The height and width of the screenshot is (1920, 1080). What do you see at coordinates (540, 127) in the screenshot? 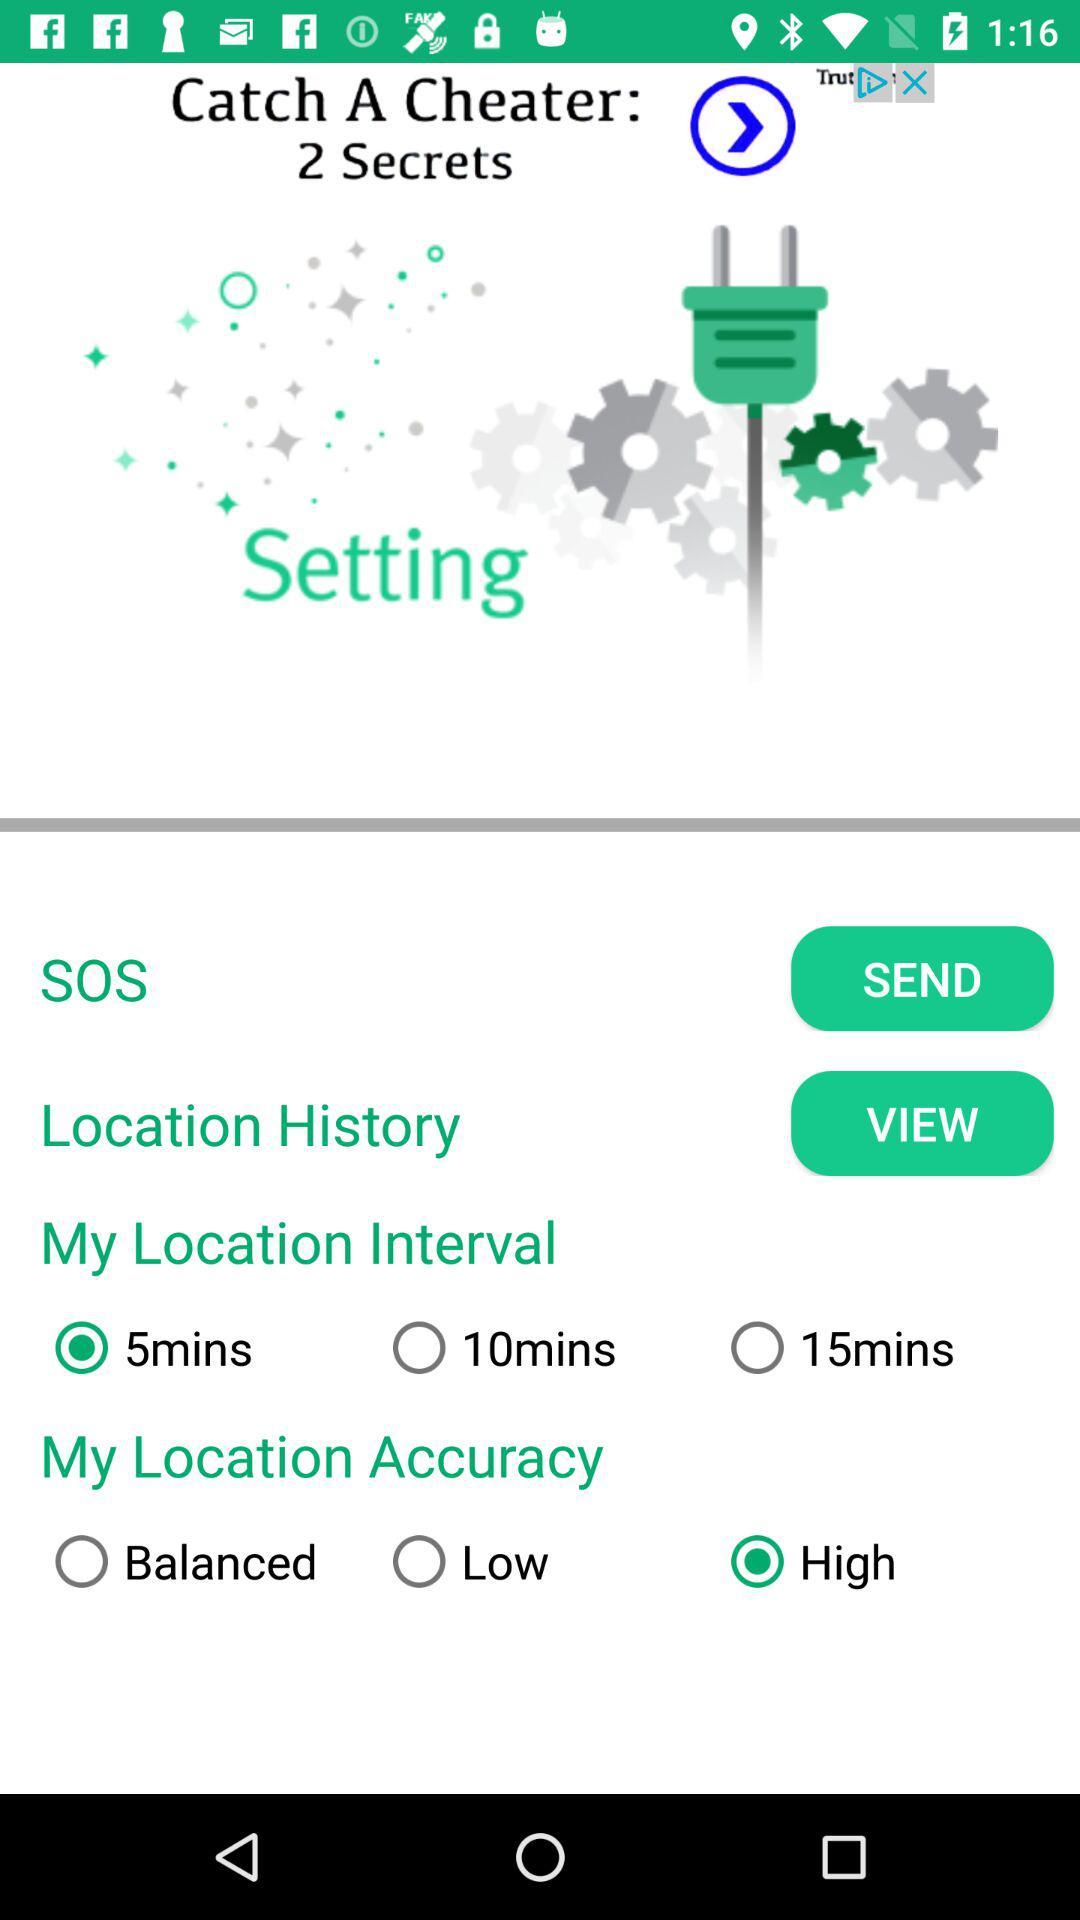
I see `visit sponsor advertisement` at bounding box center [540, 127].